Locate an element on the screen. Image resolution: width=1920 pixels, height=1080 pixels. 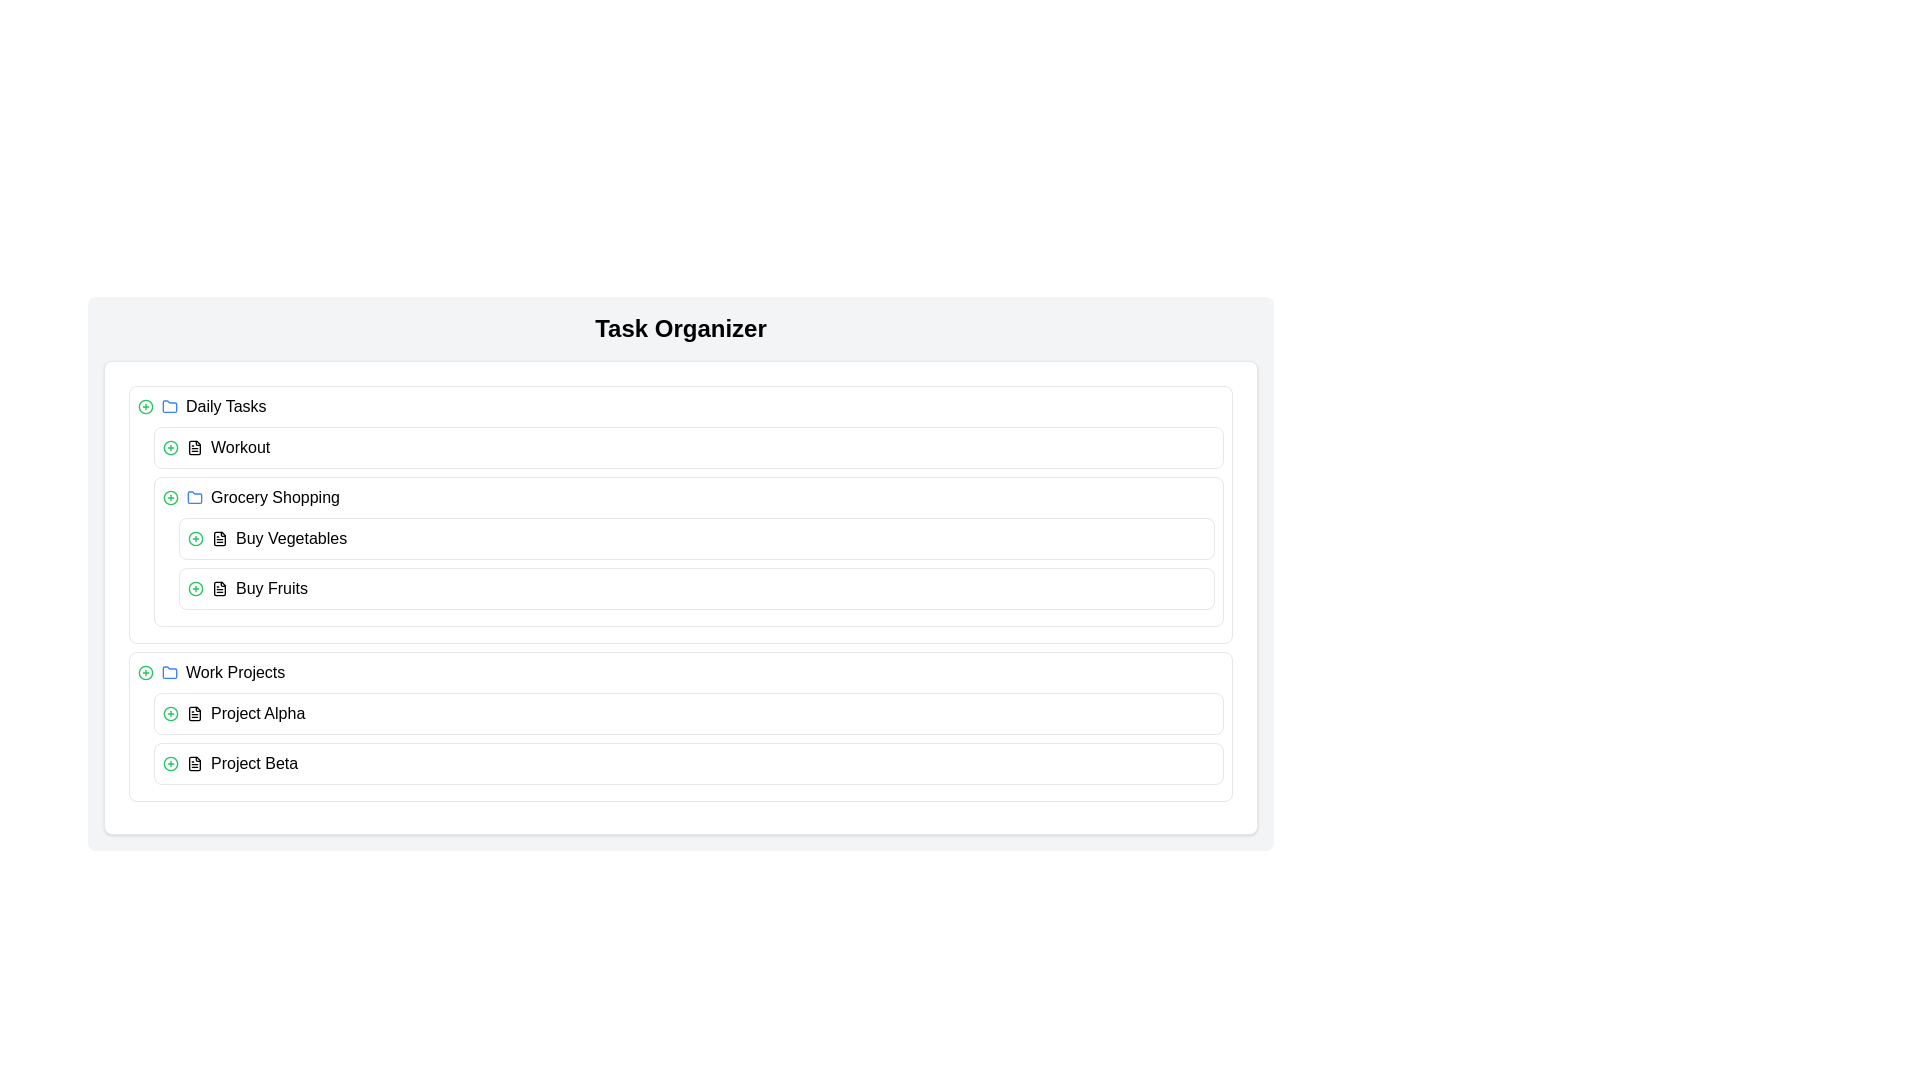
the icon representing the 'Workout' task in the Daily Tasks list, which is the second icon in that section, located to the left of the 'Workout' label is located at coordinates (195, 446).